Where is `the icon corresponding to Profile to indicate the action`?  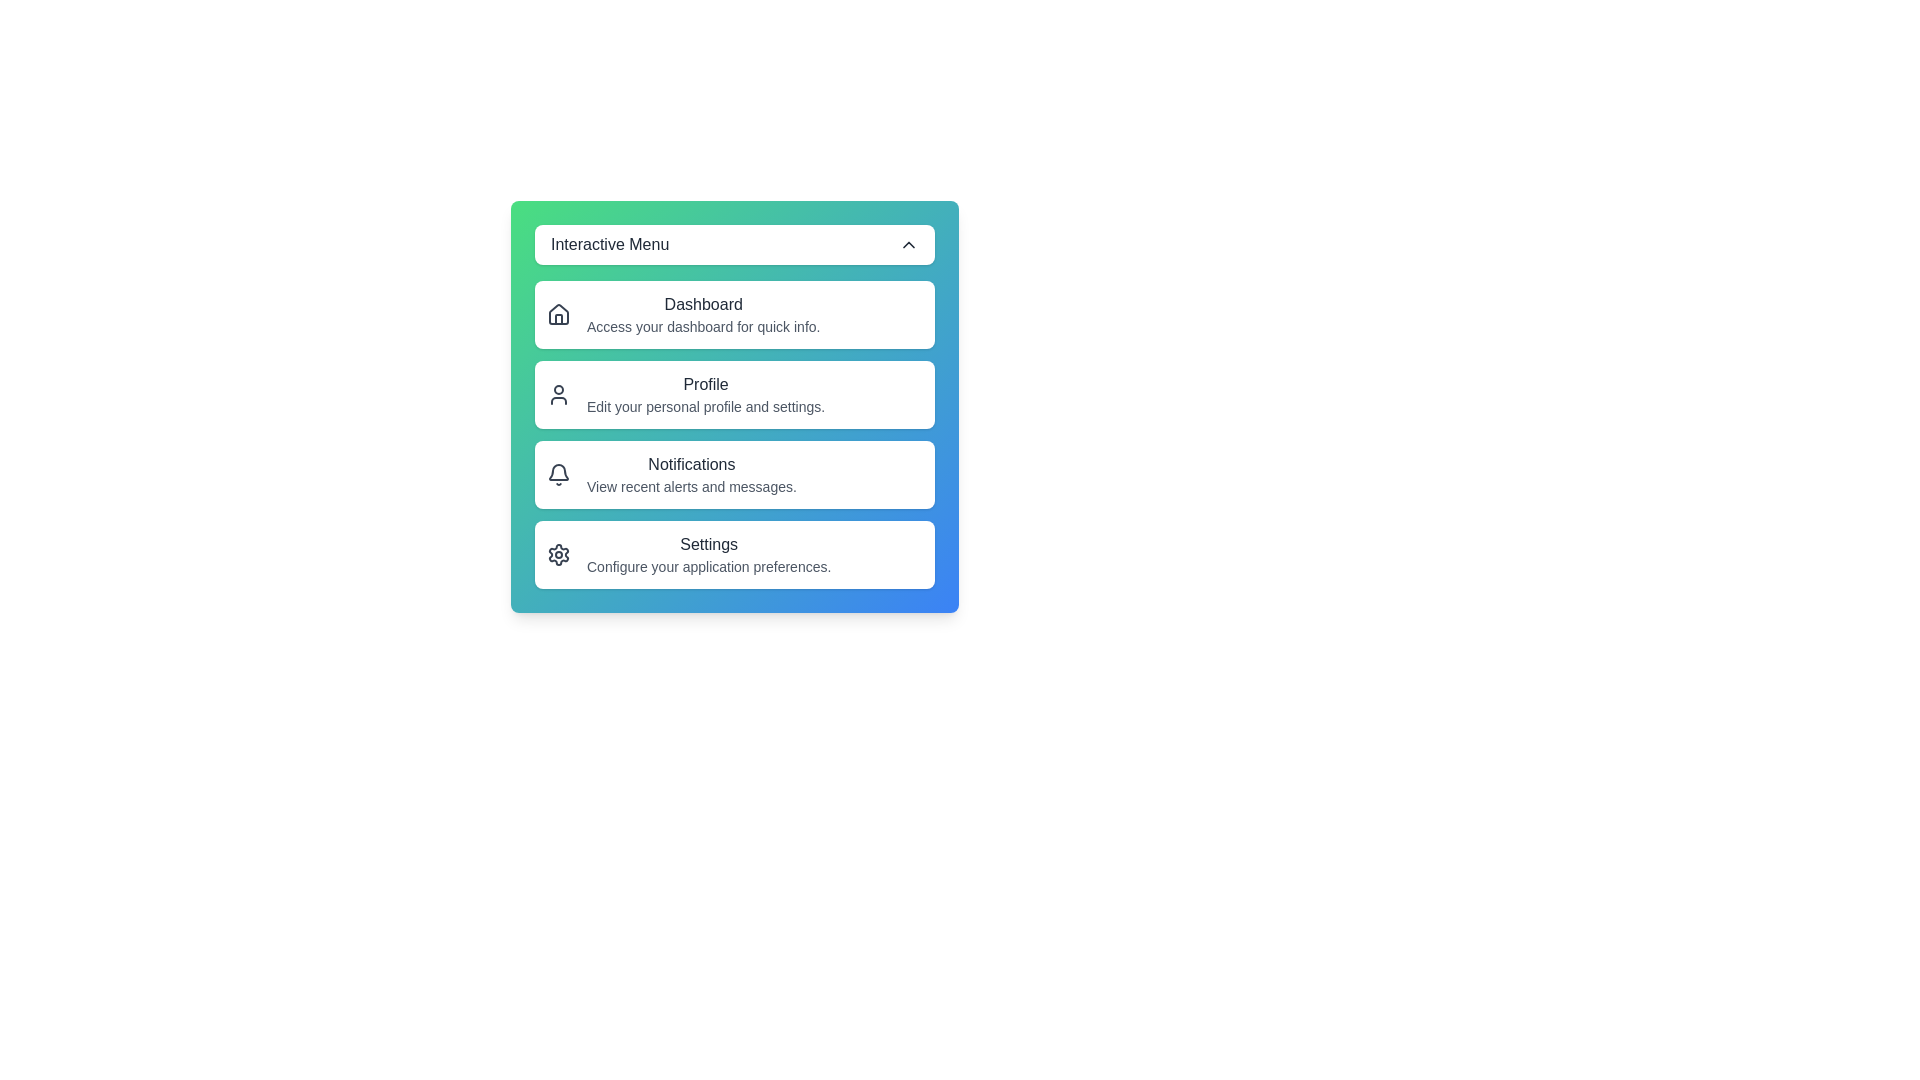
the icon corresponding to Profile to indicate the action is located at coordinates (558, 394).